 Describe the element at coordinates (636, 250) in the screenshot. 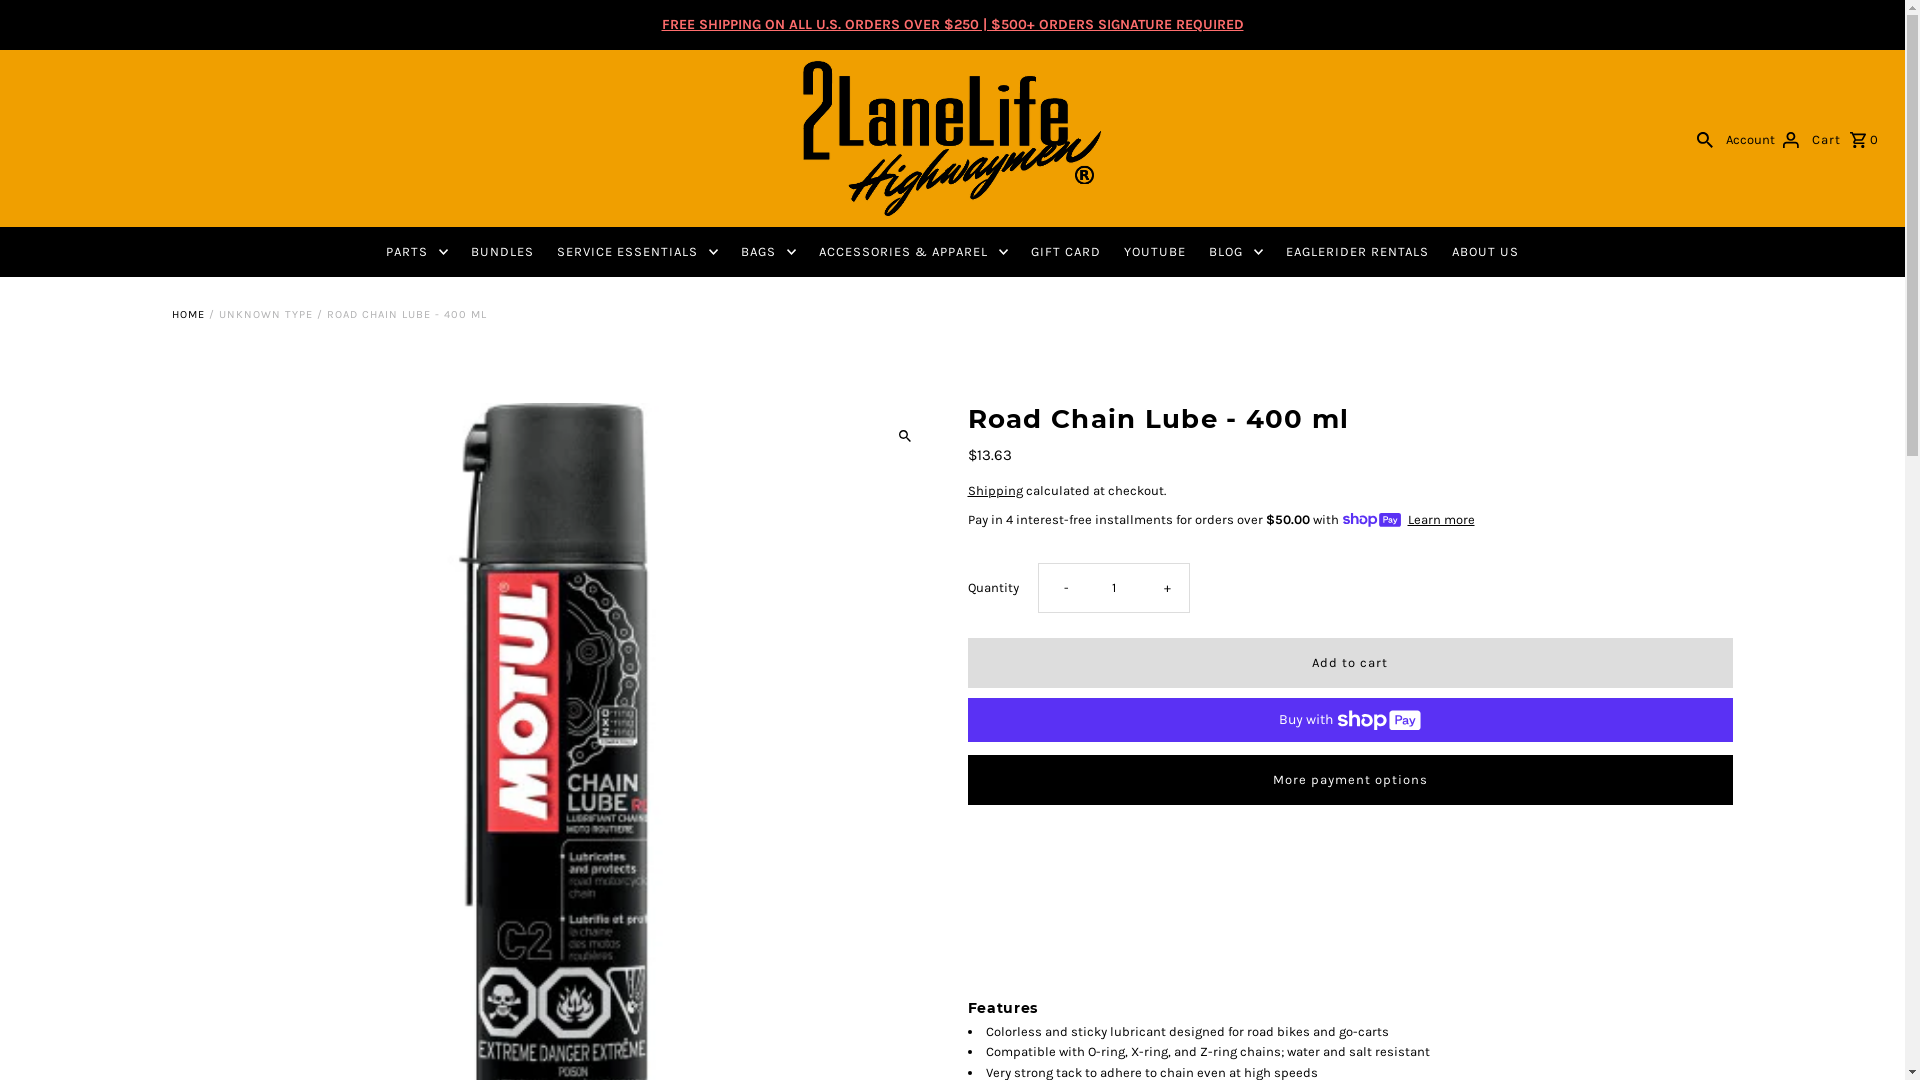

I see `'SERVICE ESSENTIALS'` at that location.